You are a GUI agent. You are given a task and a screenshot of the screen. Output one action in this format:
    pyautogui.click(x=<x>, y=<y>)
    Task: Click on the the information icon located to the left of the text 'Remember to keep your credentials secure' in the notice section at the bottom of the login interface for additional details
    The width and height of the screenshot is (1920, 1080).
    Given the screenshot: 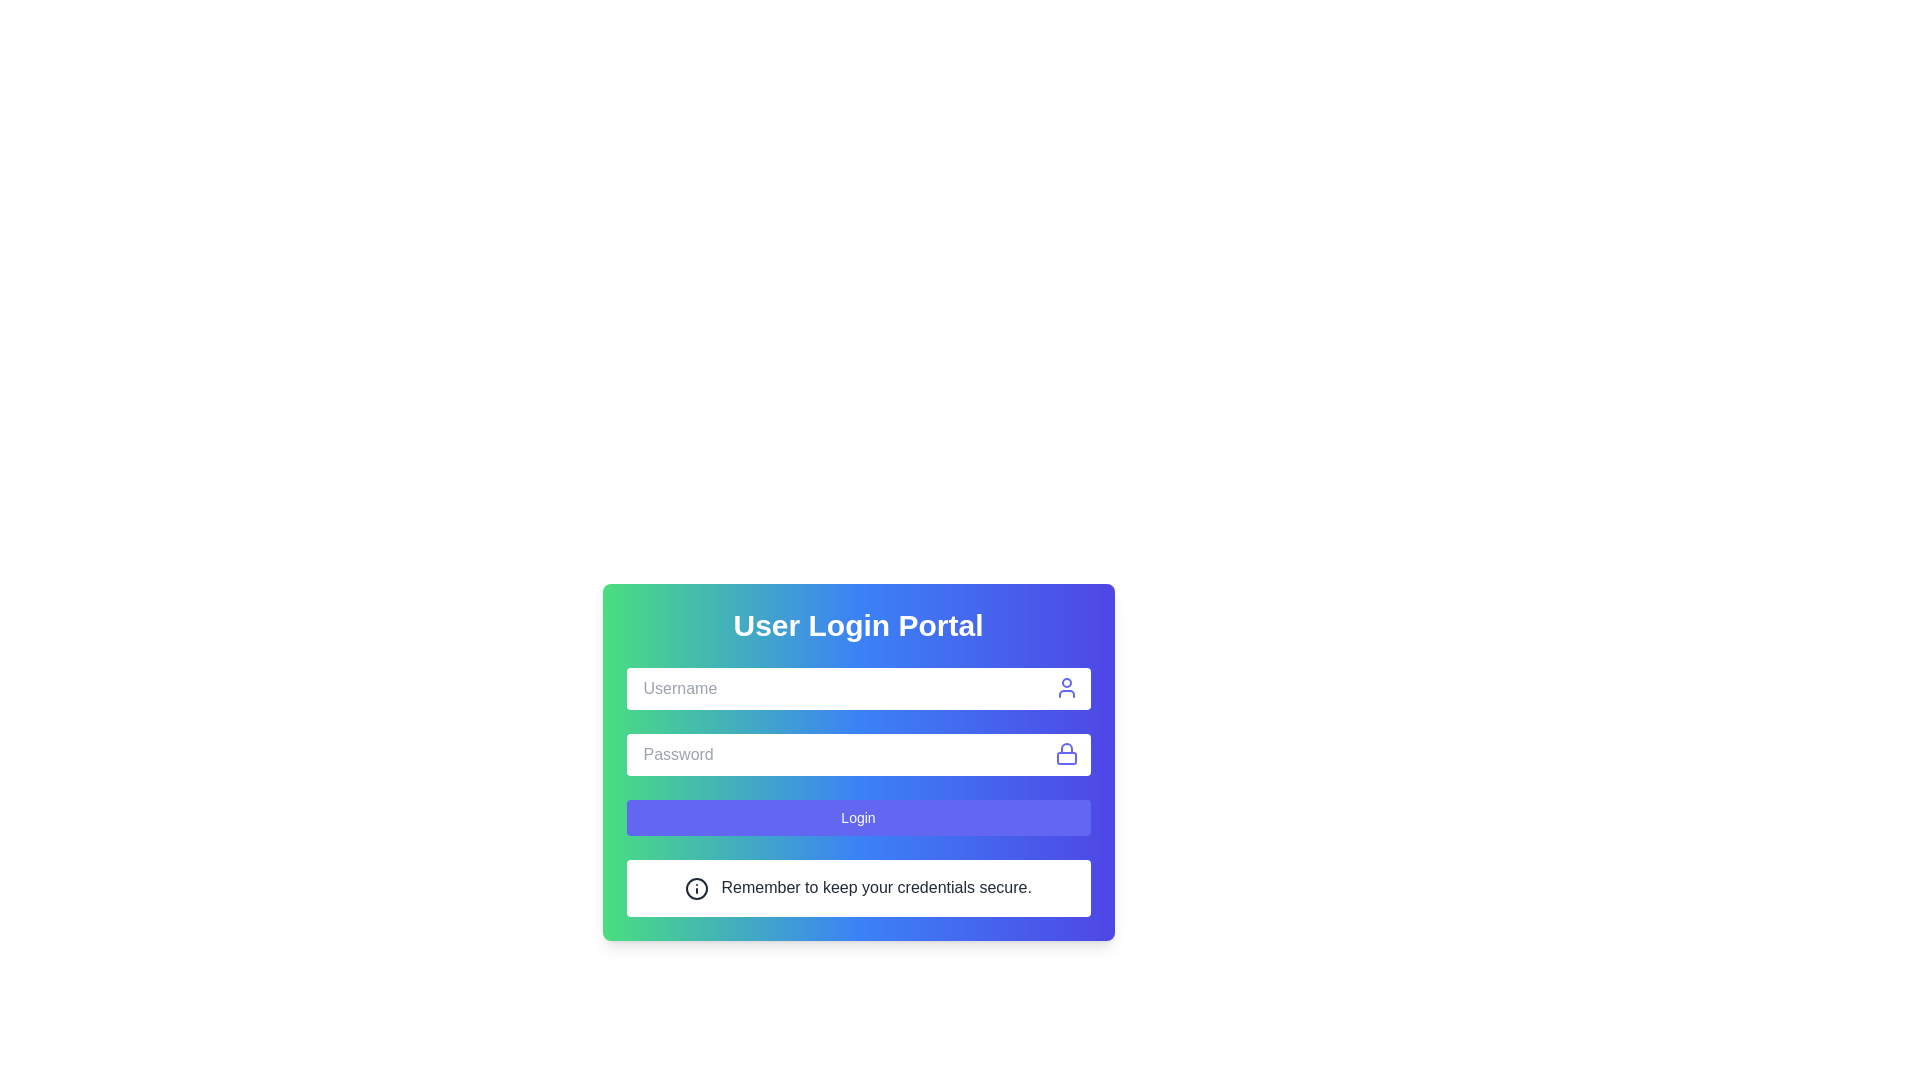 What is the action you would take?
    pyautogui.click(x=697, y=887)
    